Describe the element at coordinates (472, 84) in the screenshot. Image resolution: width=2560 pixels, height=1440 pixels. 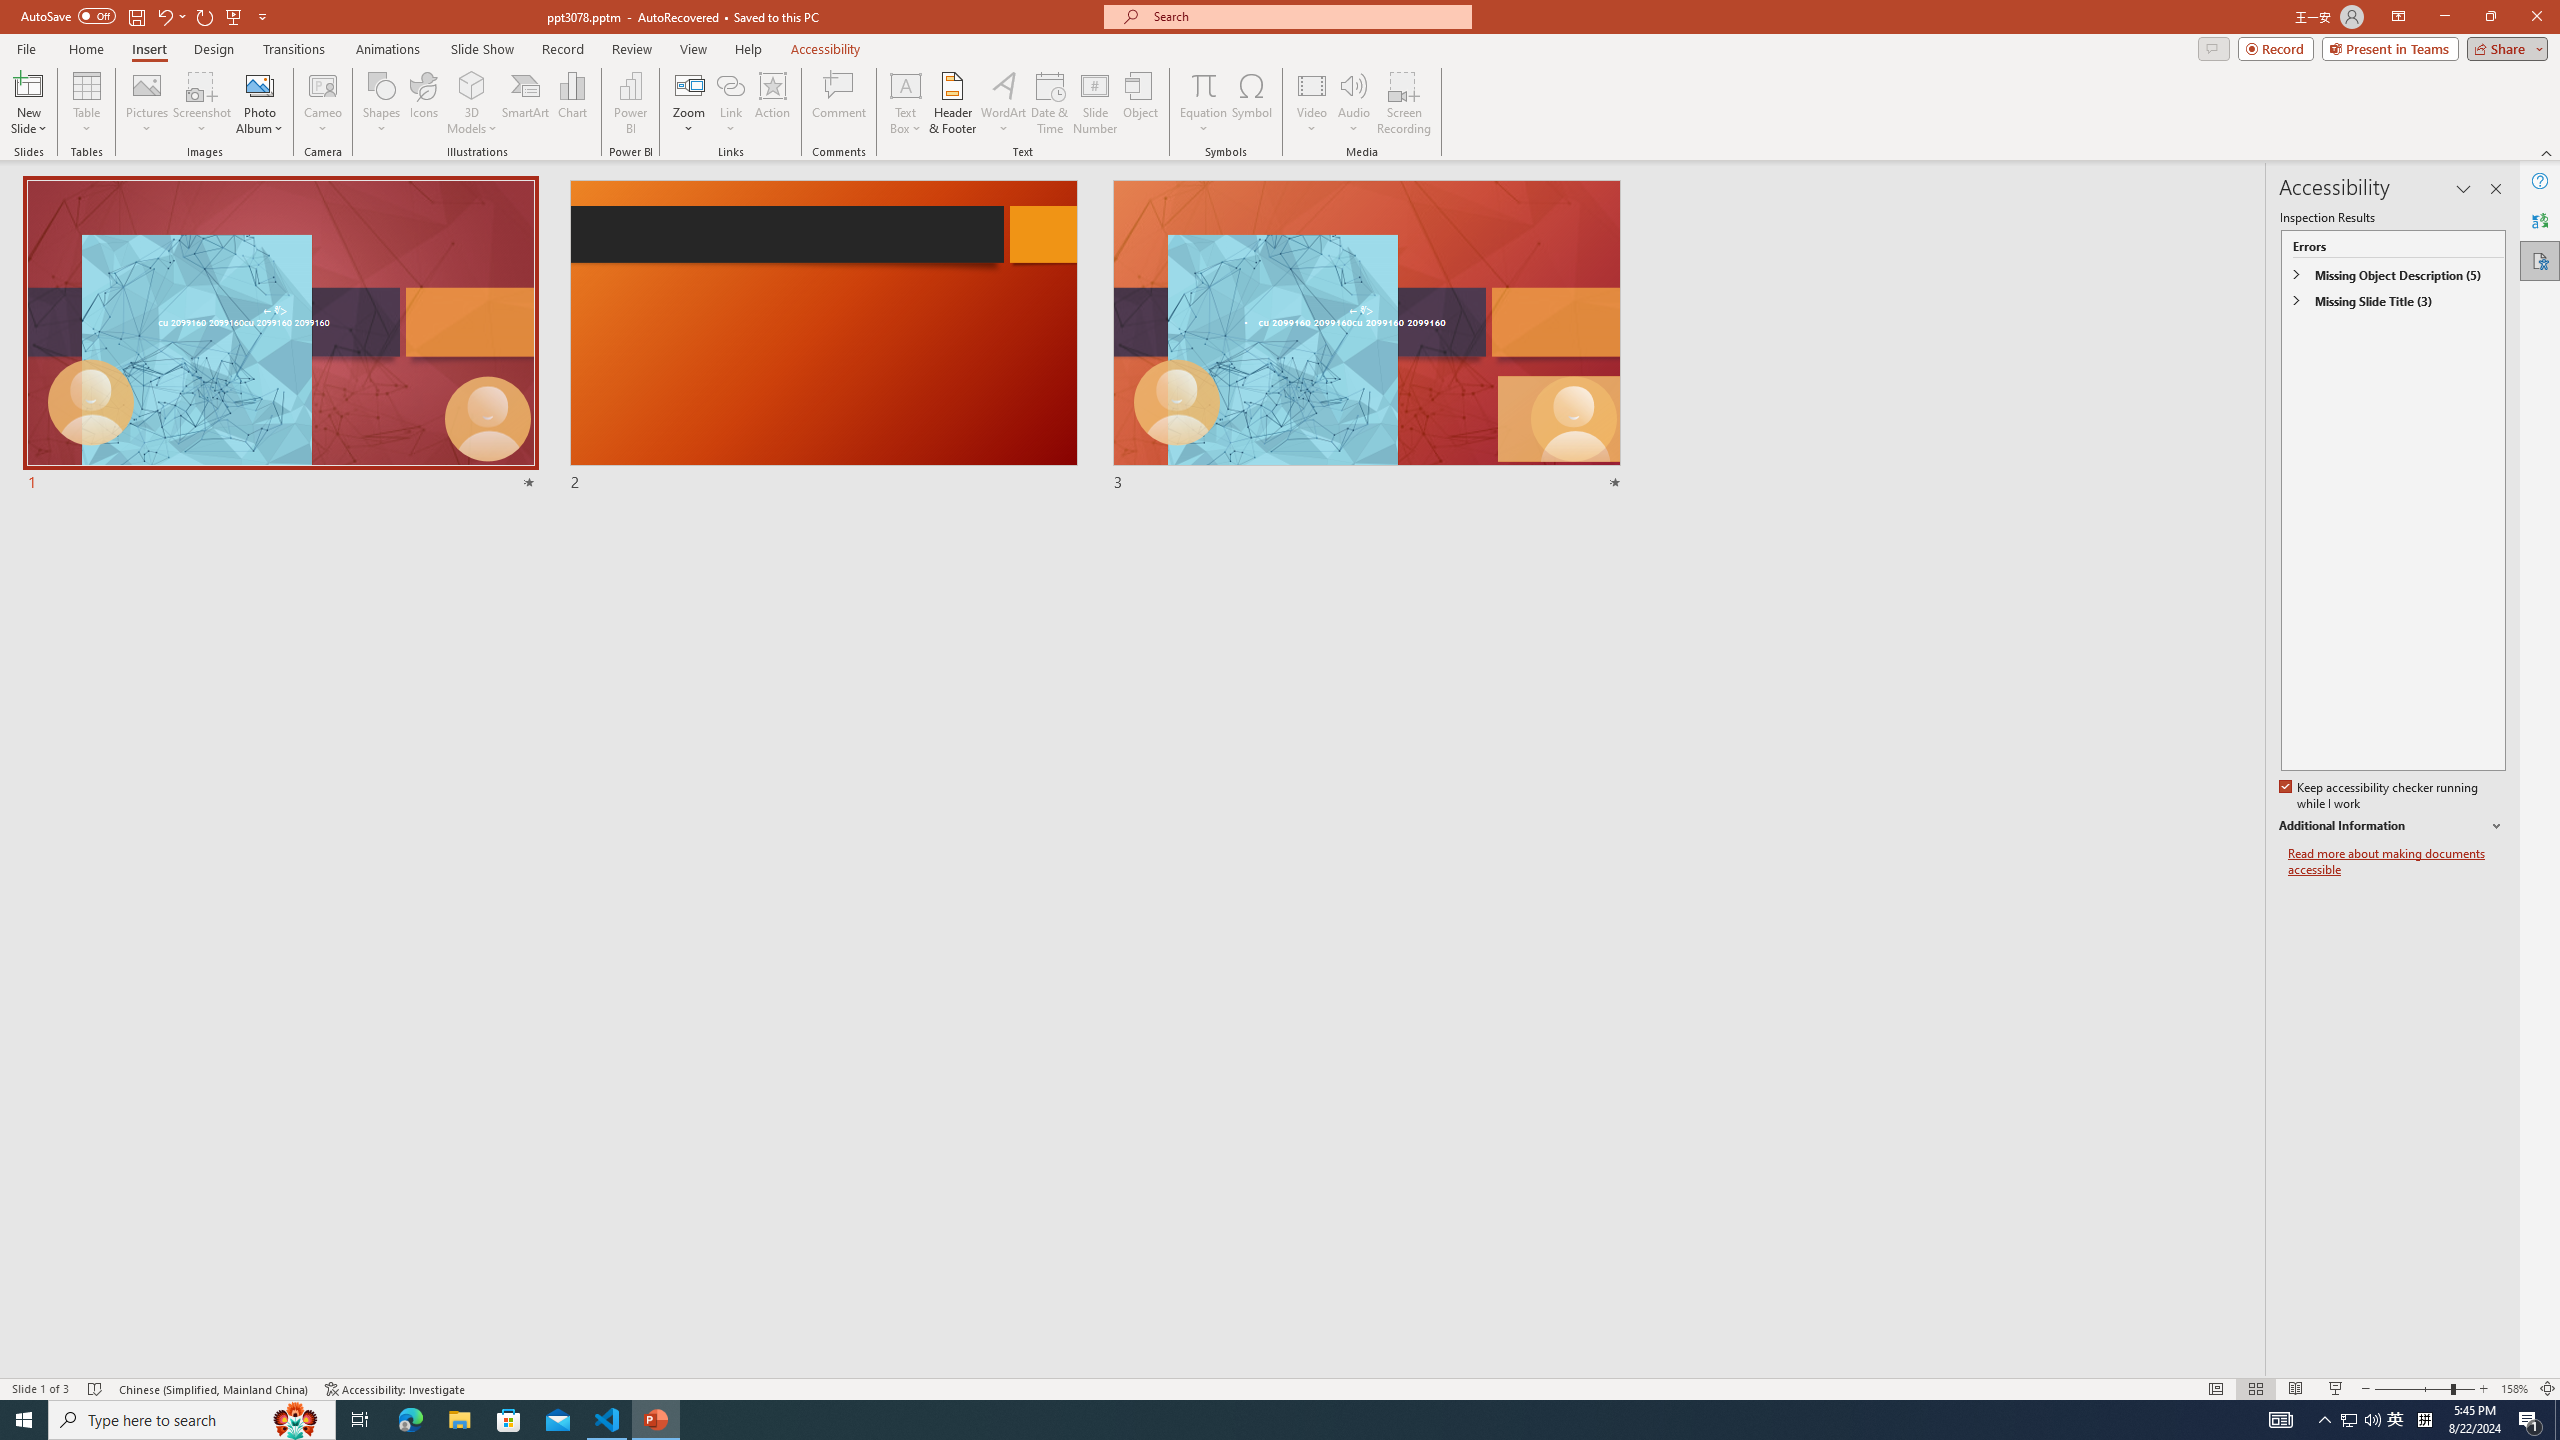
I see `'3D Models'` at that location.